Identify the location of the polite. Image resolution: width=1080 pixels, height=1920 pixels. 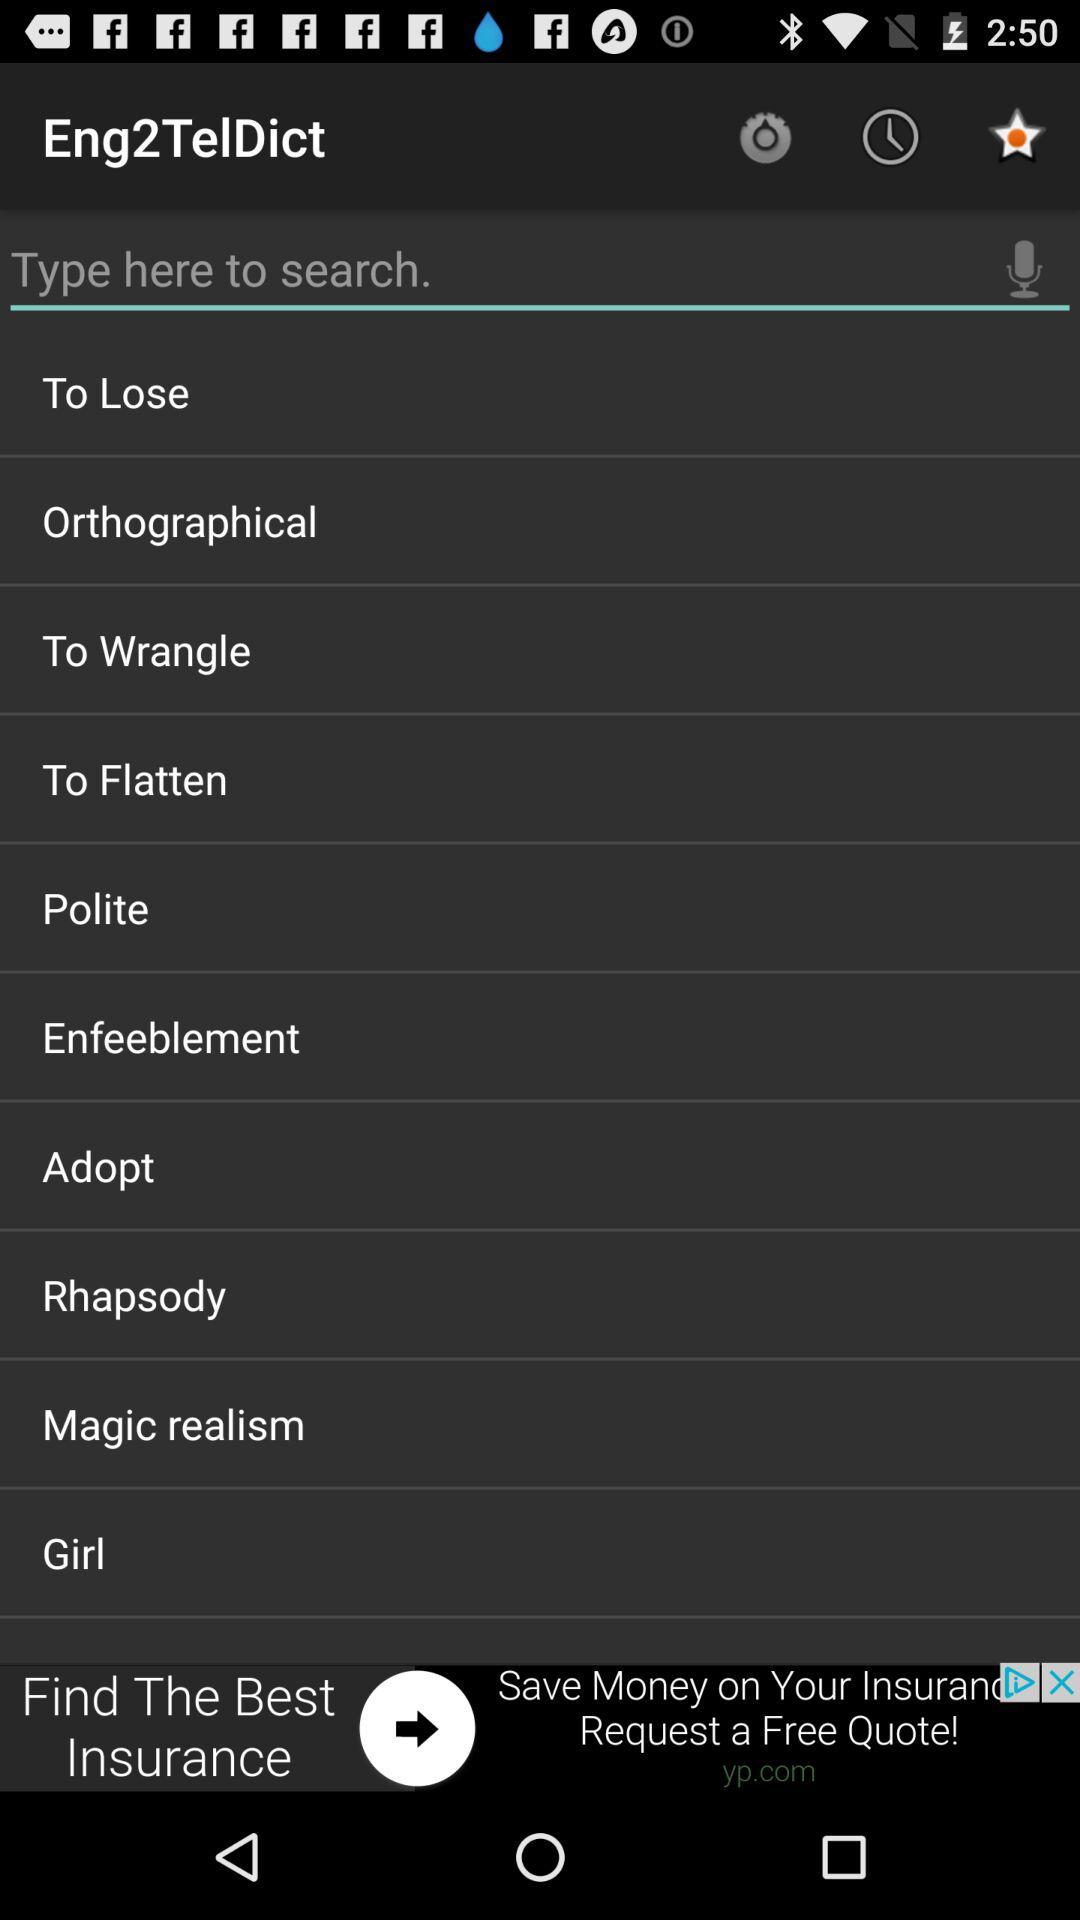
(540, 906).